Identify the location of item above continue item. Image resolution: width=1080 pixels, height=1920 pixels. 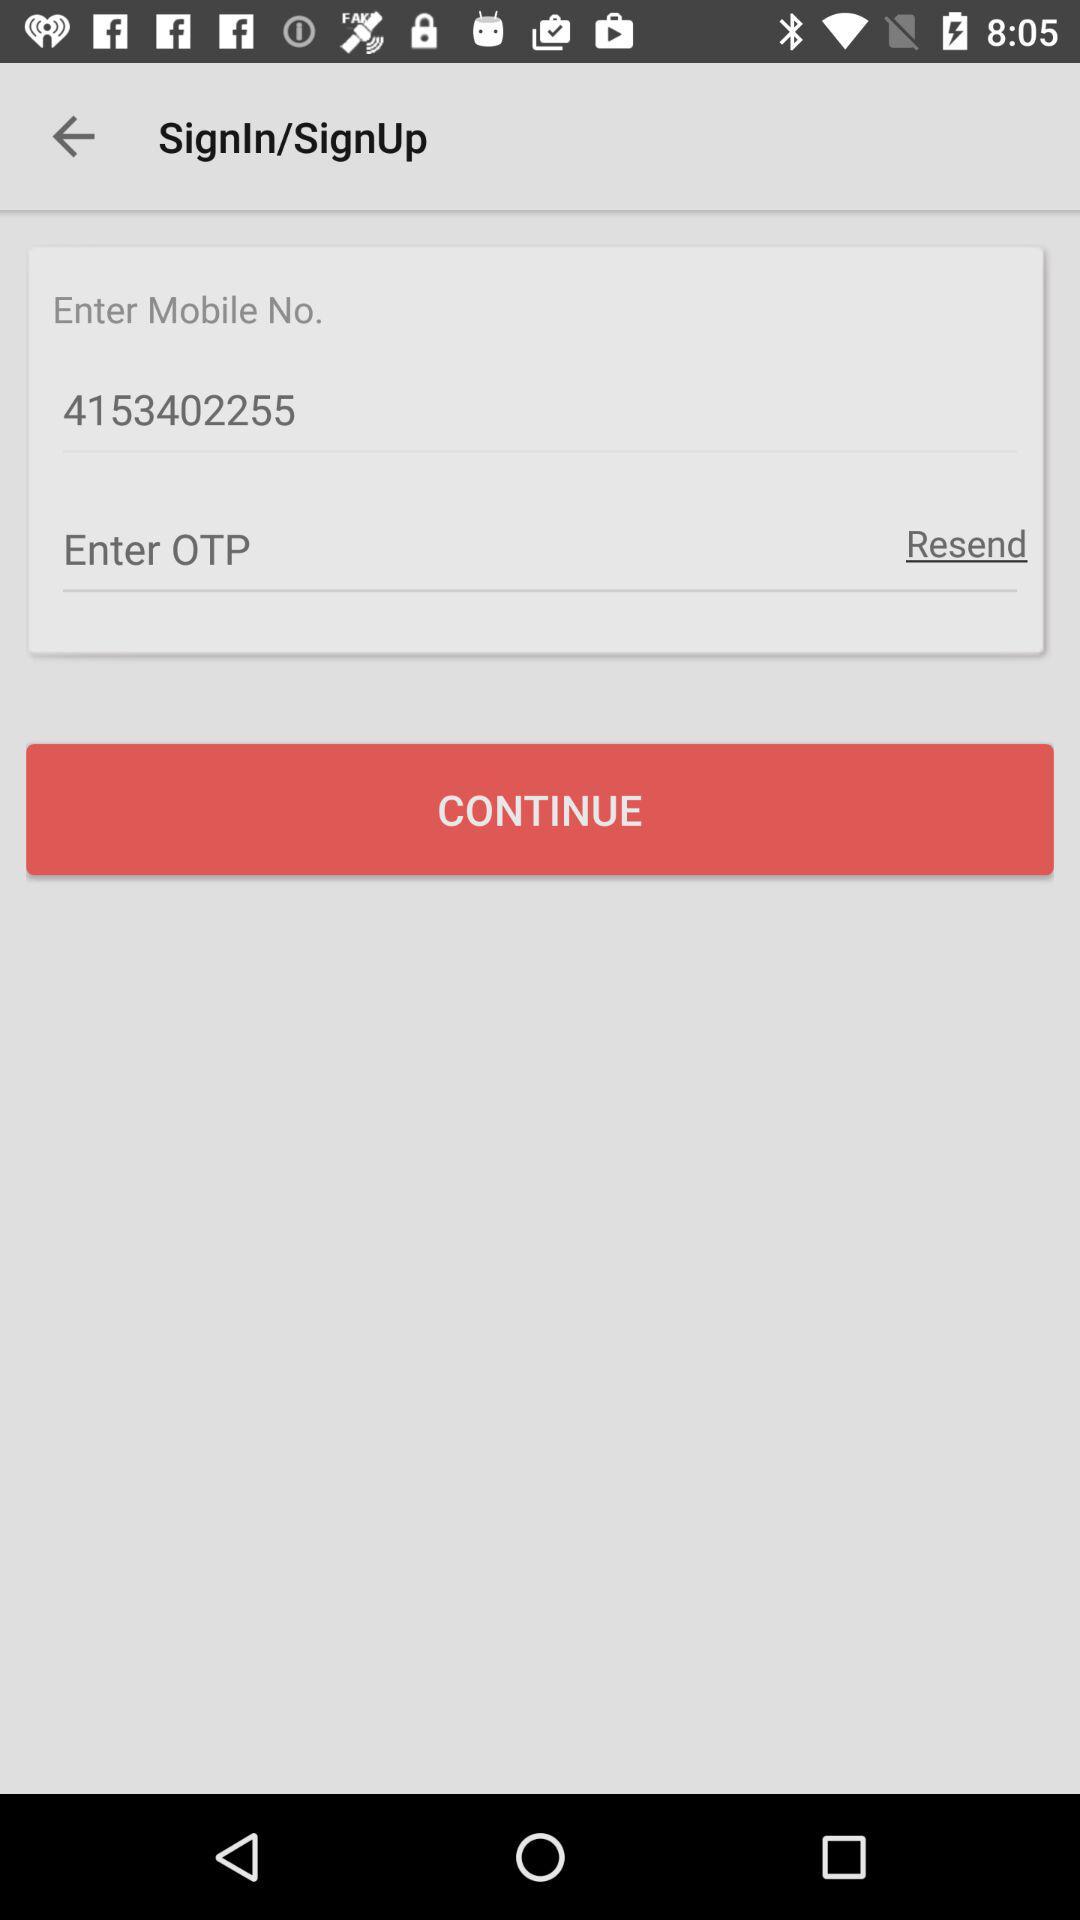
(965, 542).